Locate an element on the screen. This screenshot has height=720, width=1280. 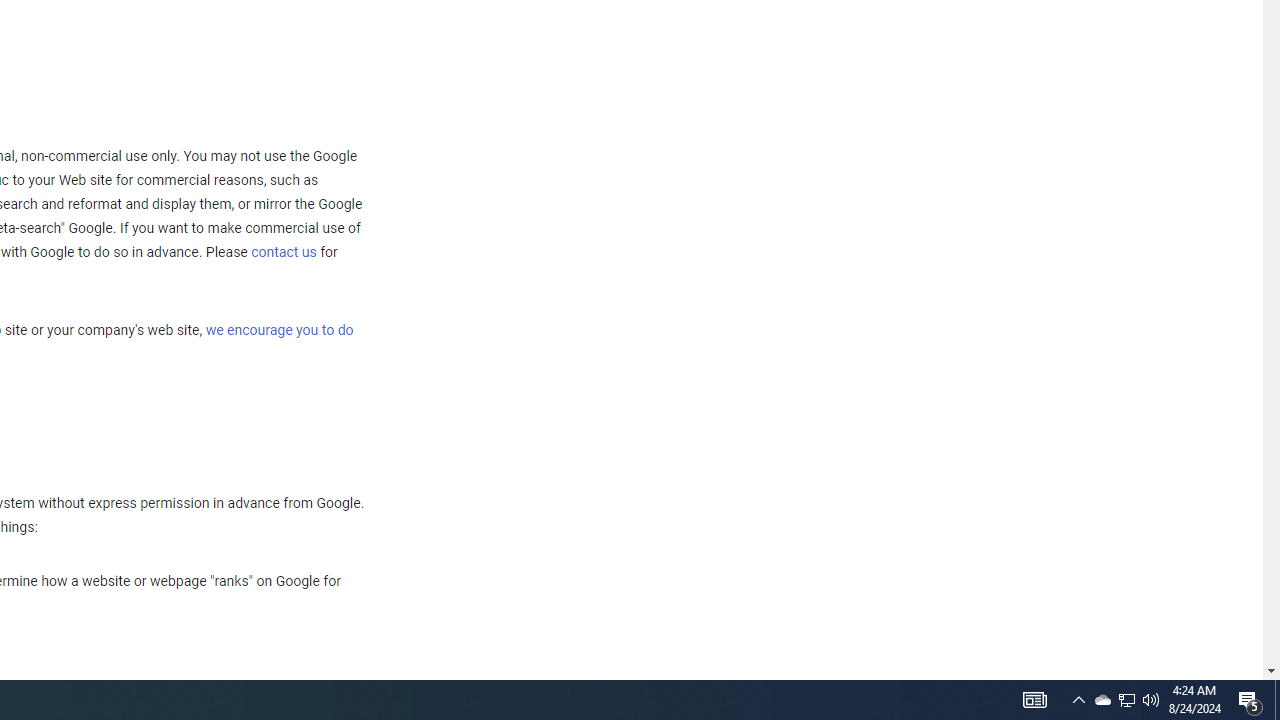
'contact us' is located at coordinates (283, 250).